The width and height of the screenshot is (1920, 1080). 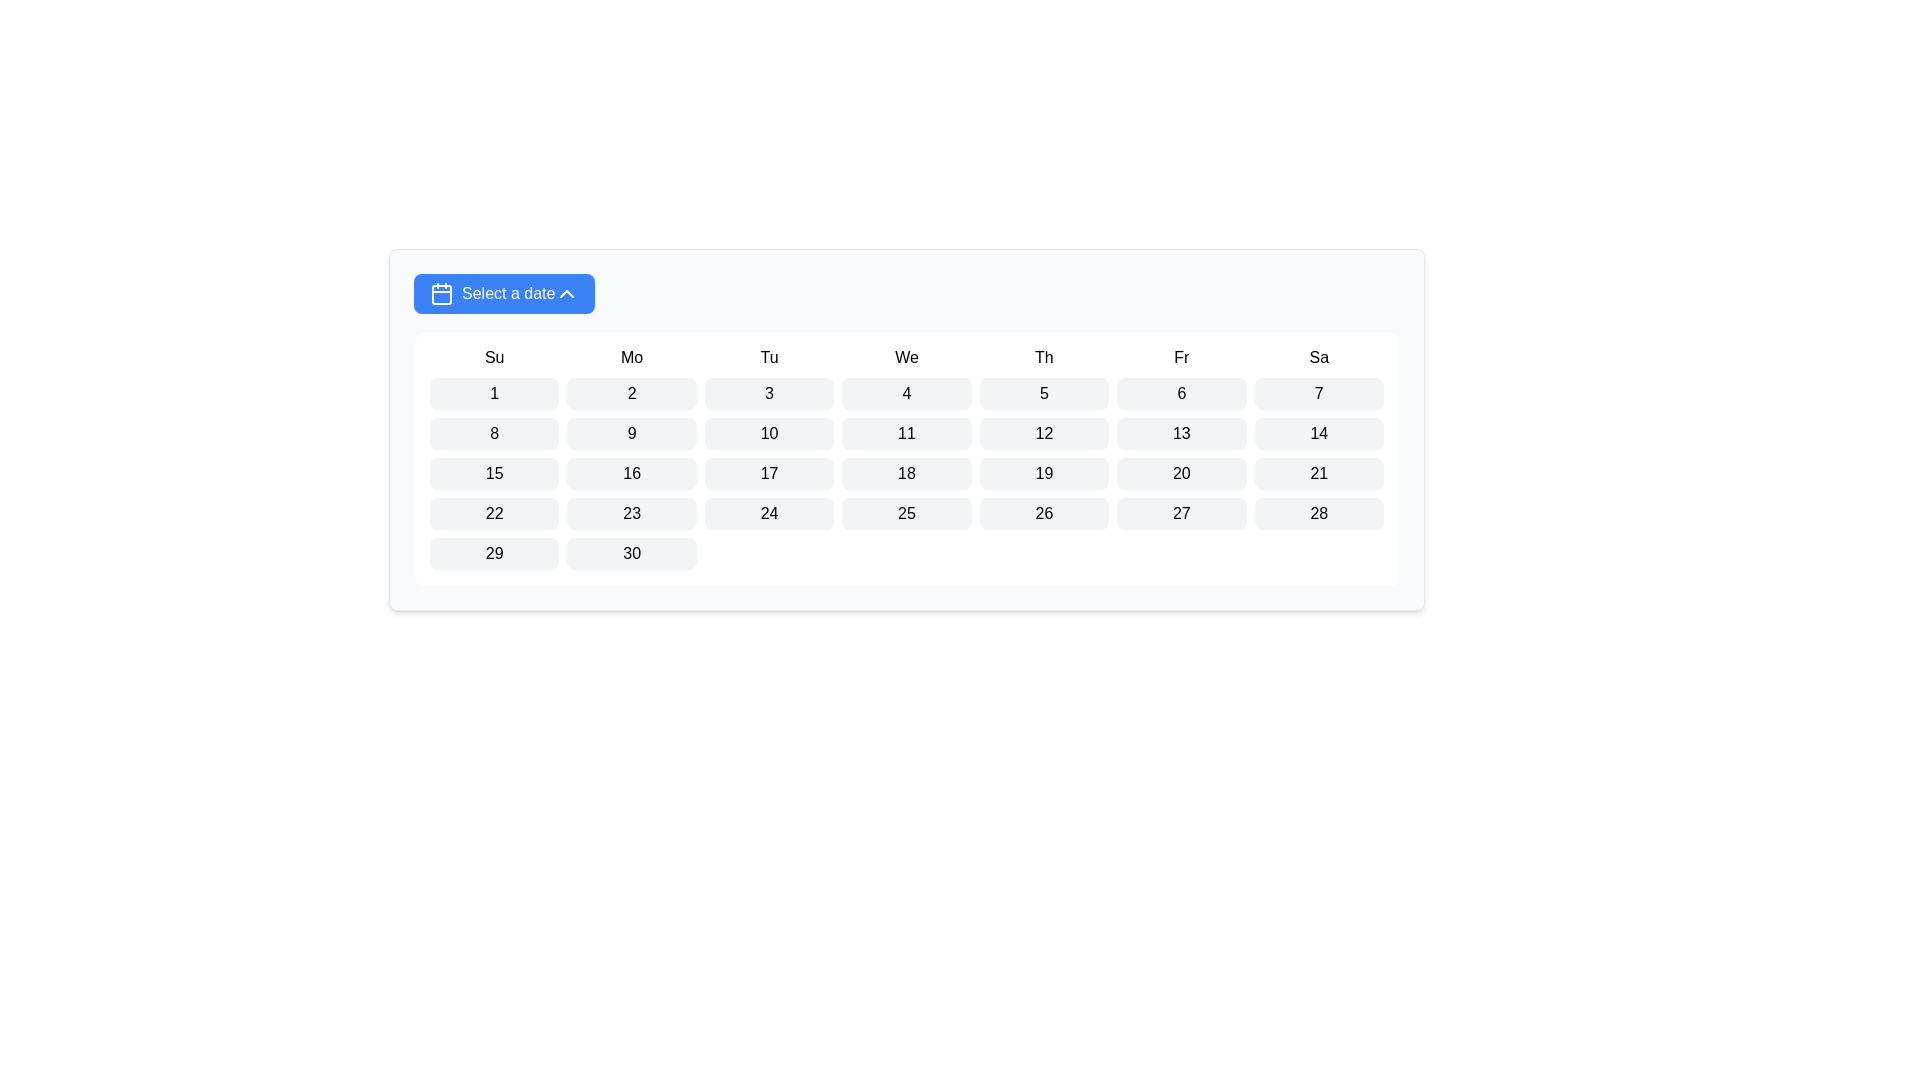 What do you see at coordinates (494, 393) in the screenshot?
I see `the rounded rectangular button displaying the number '1' with a light gray background` at bounding box center [494, 393].